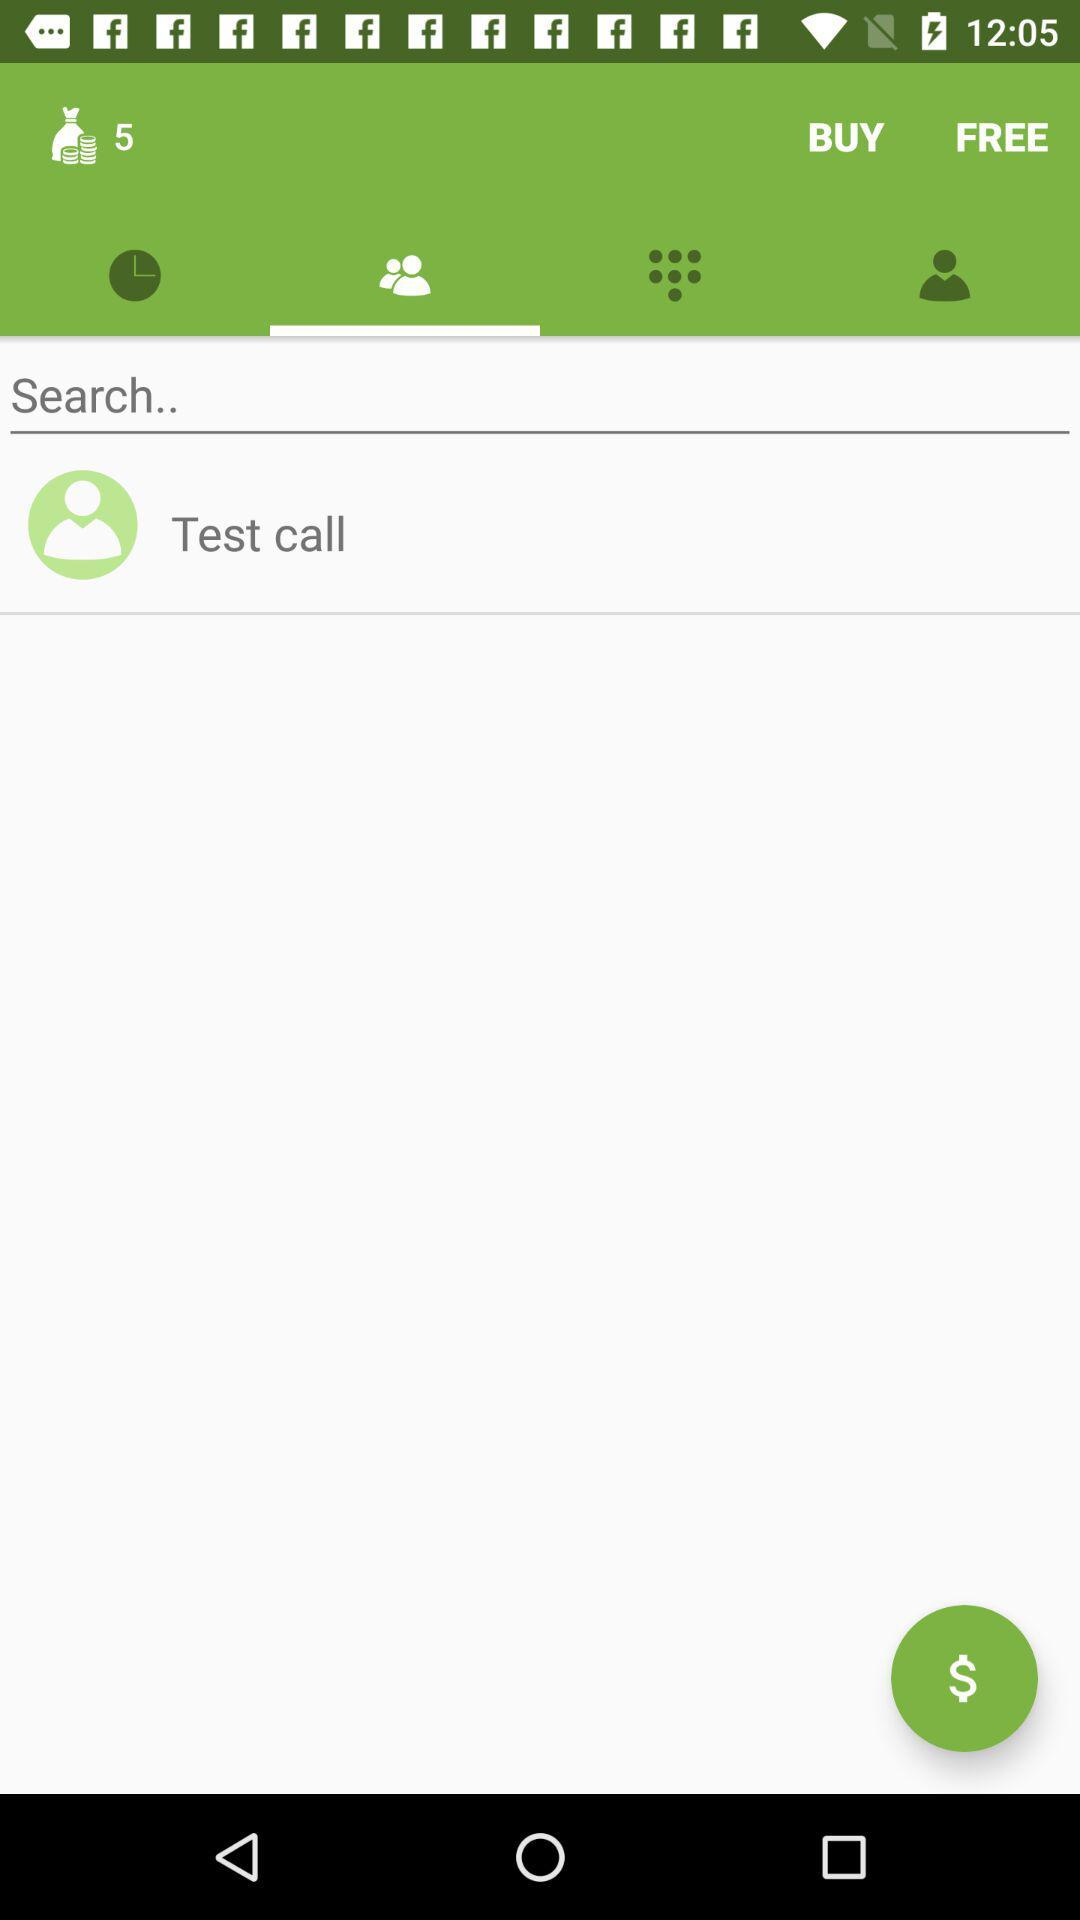 The width and height of the screenshot is (1080, 1920). What do you see at coordinates (963, 1678) in the screenshot?
I see `icon below test call item` at bounding box center [963, 1678].